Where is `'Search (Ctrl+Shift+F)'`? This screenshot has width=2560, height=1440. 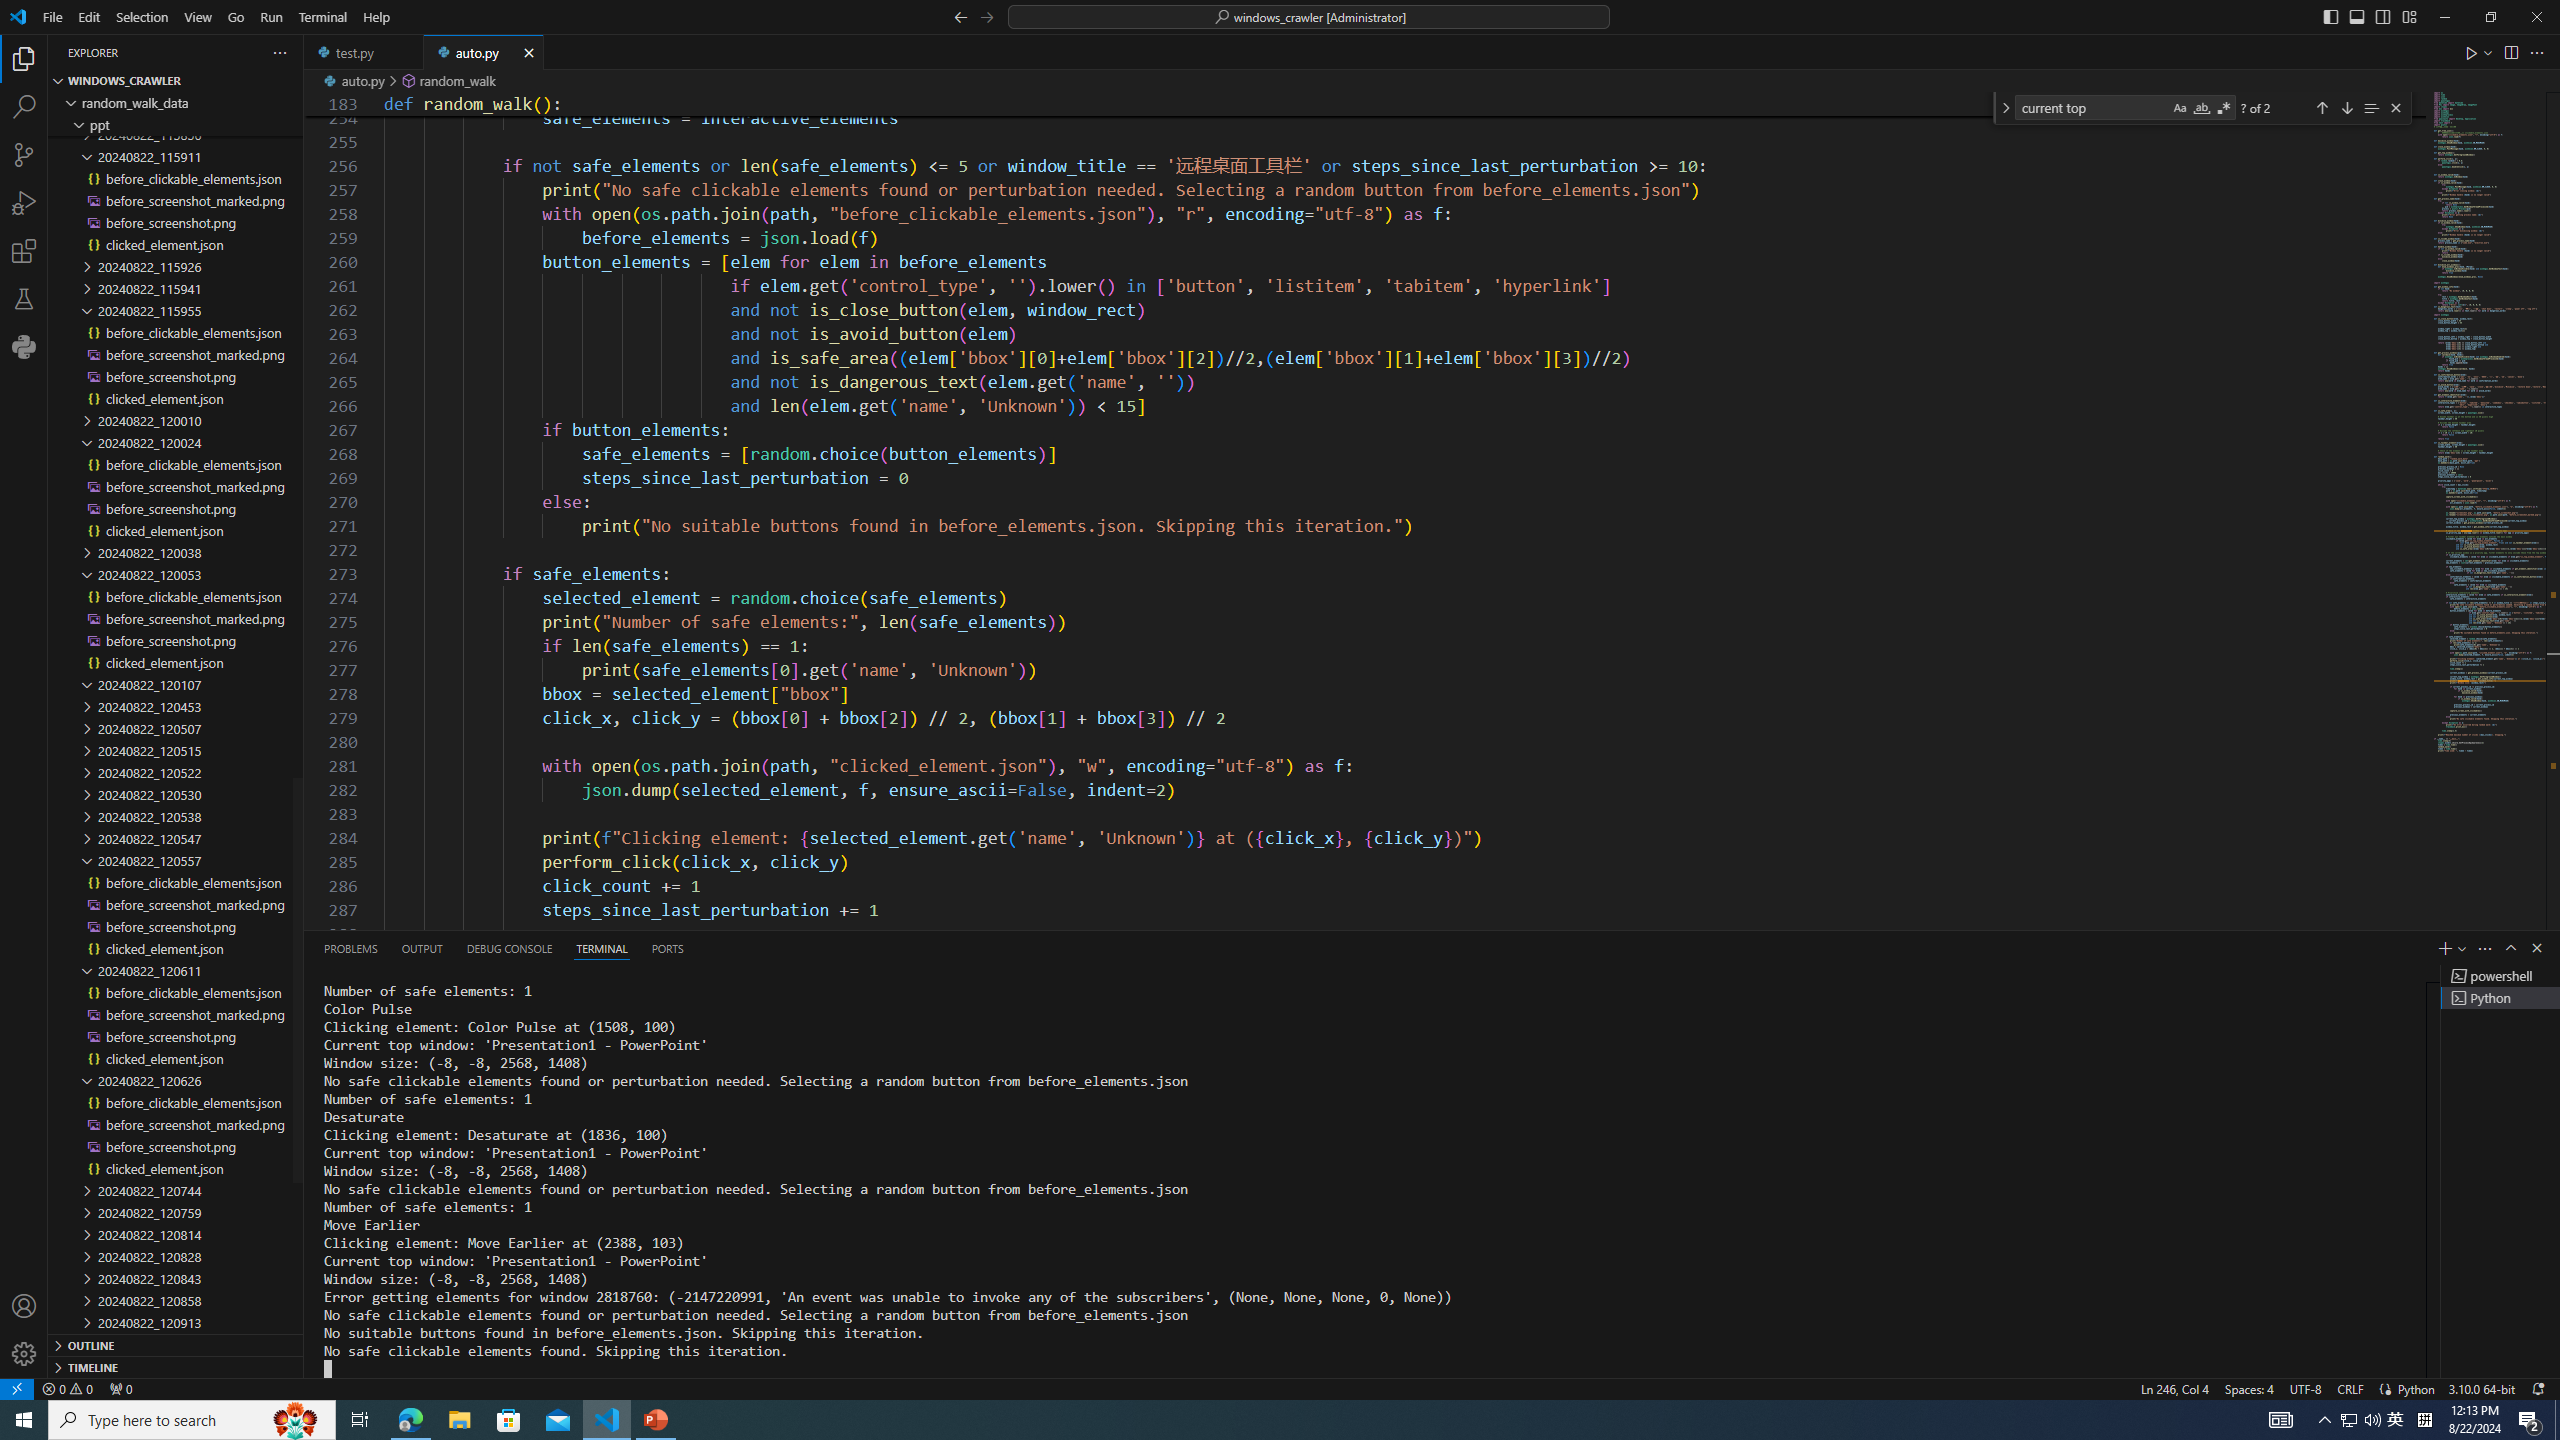 'Search (Ctrl+Shift+F)' is located at coordinates (24, 107).